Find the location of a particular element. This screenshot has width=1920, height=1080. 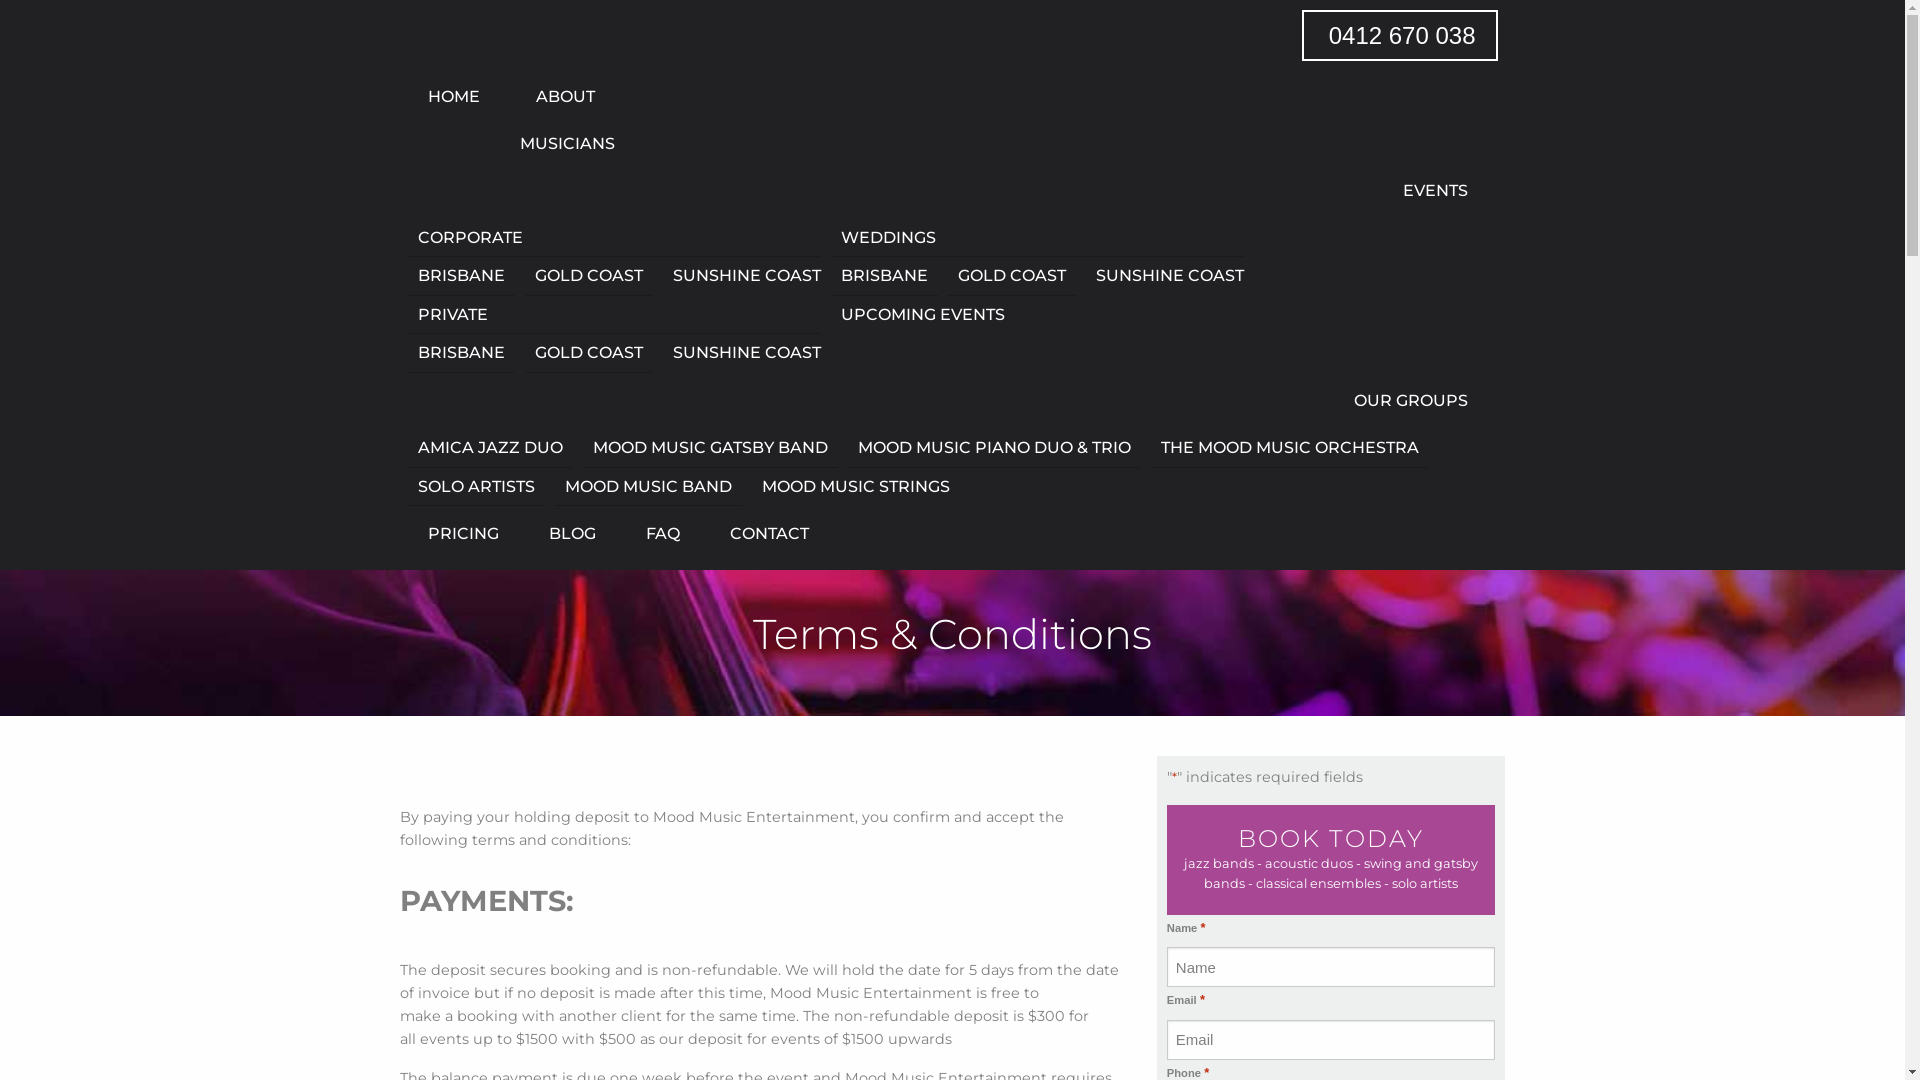

'PRICING' is located at coordinates (462, 532).